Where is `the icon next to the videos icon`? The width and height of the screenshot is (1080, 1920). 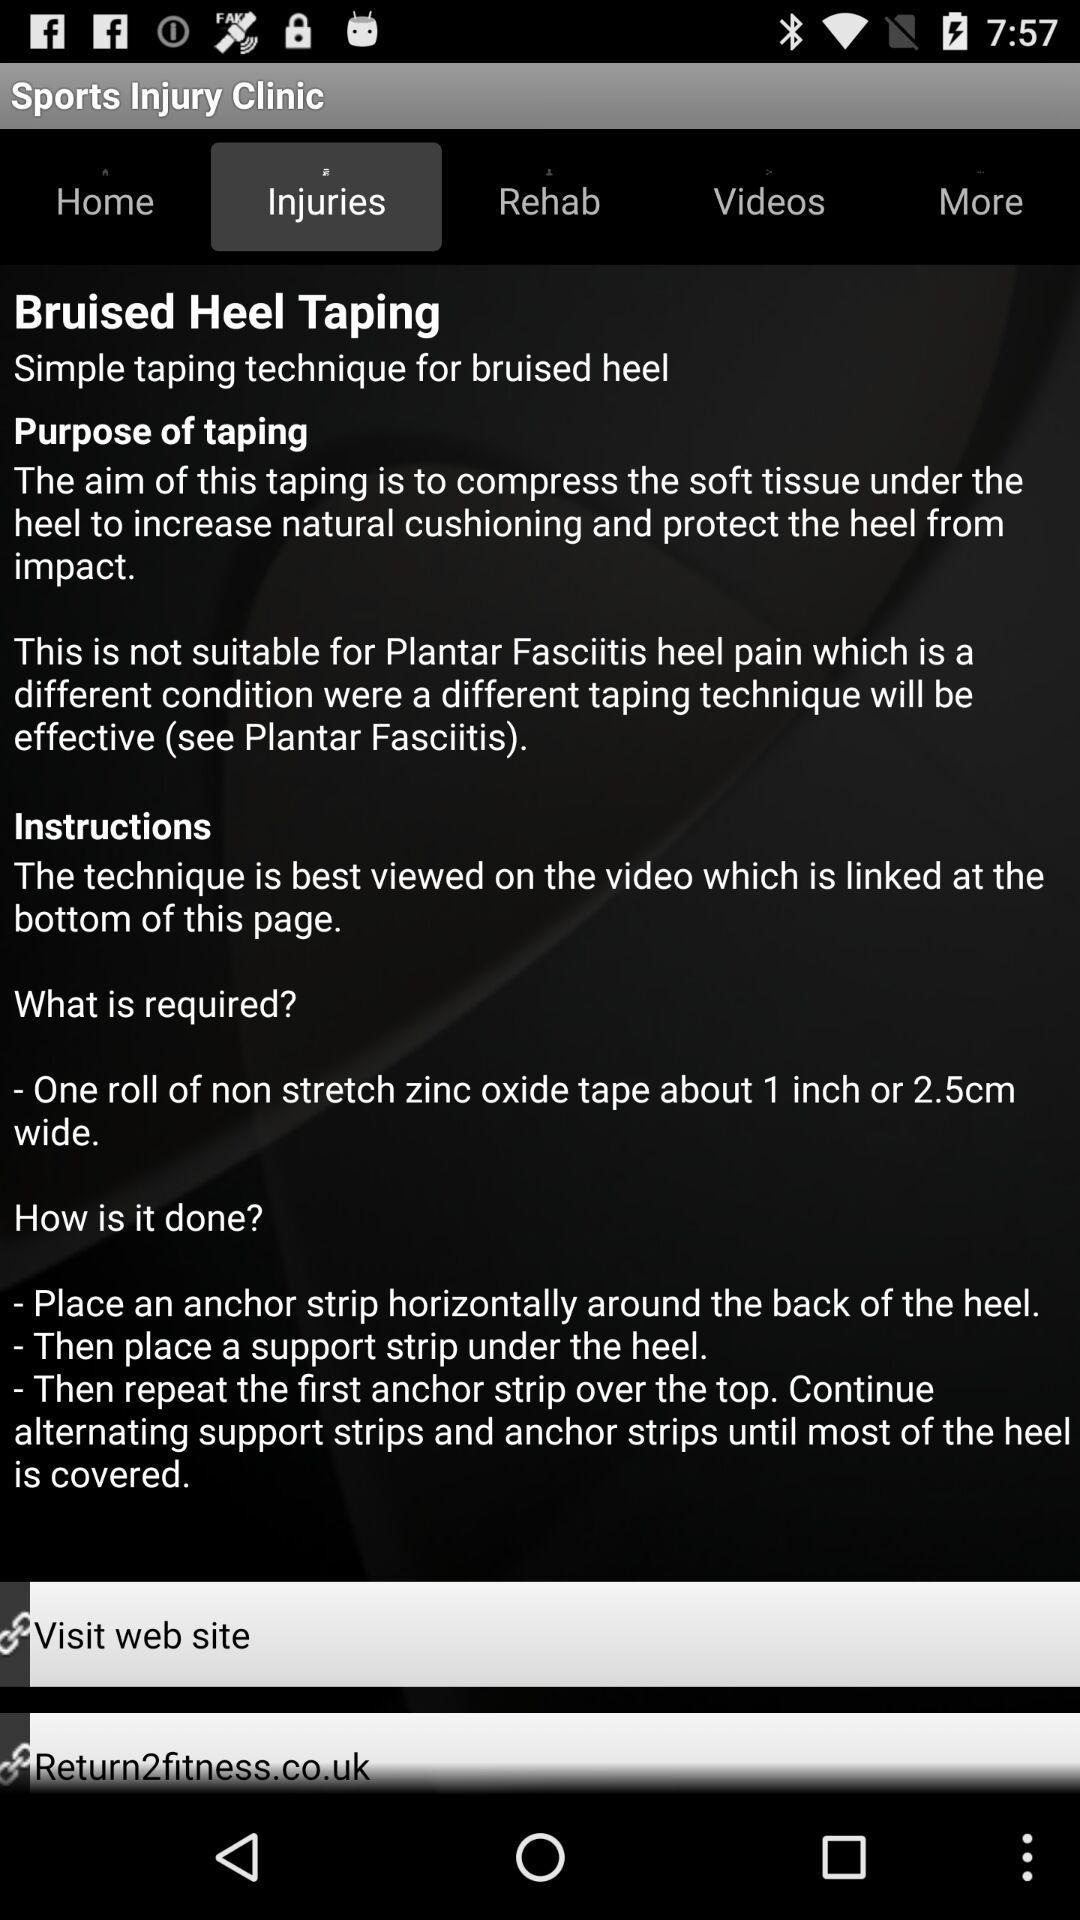
the icon next to the videos icon is located at coordinates (979, 196).